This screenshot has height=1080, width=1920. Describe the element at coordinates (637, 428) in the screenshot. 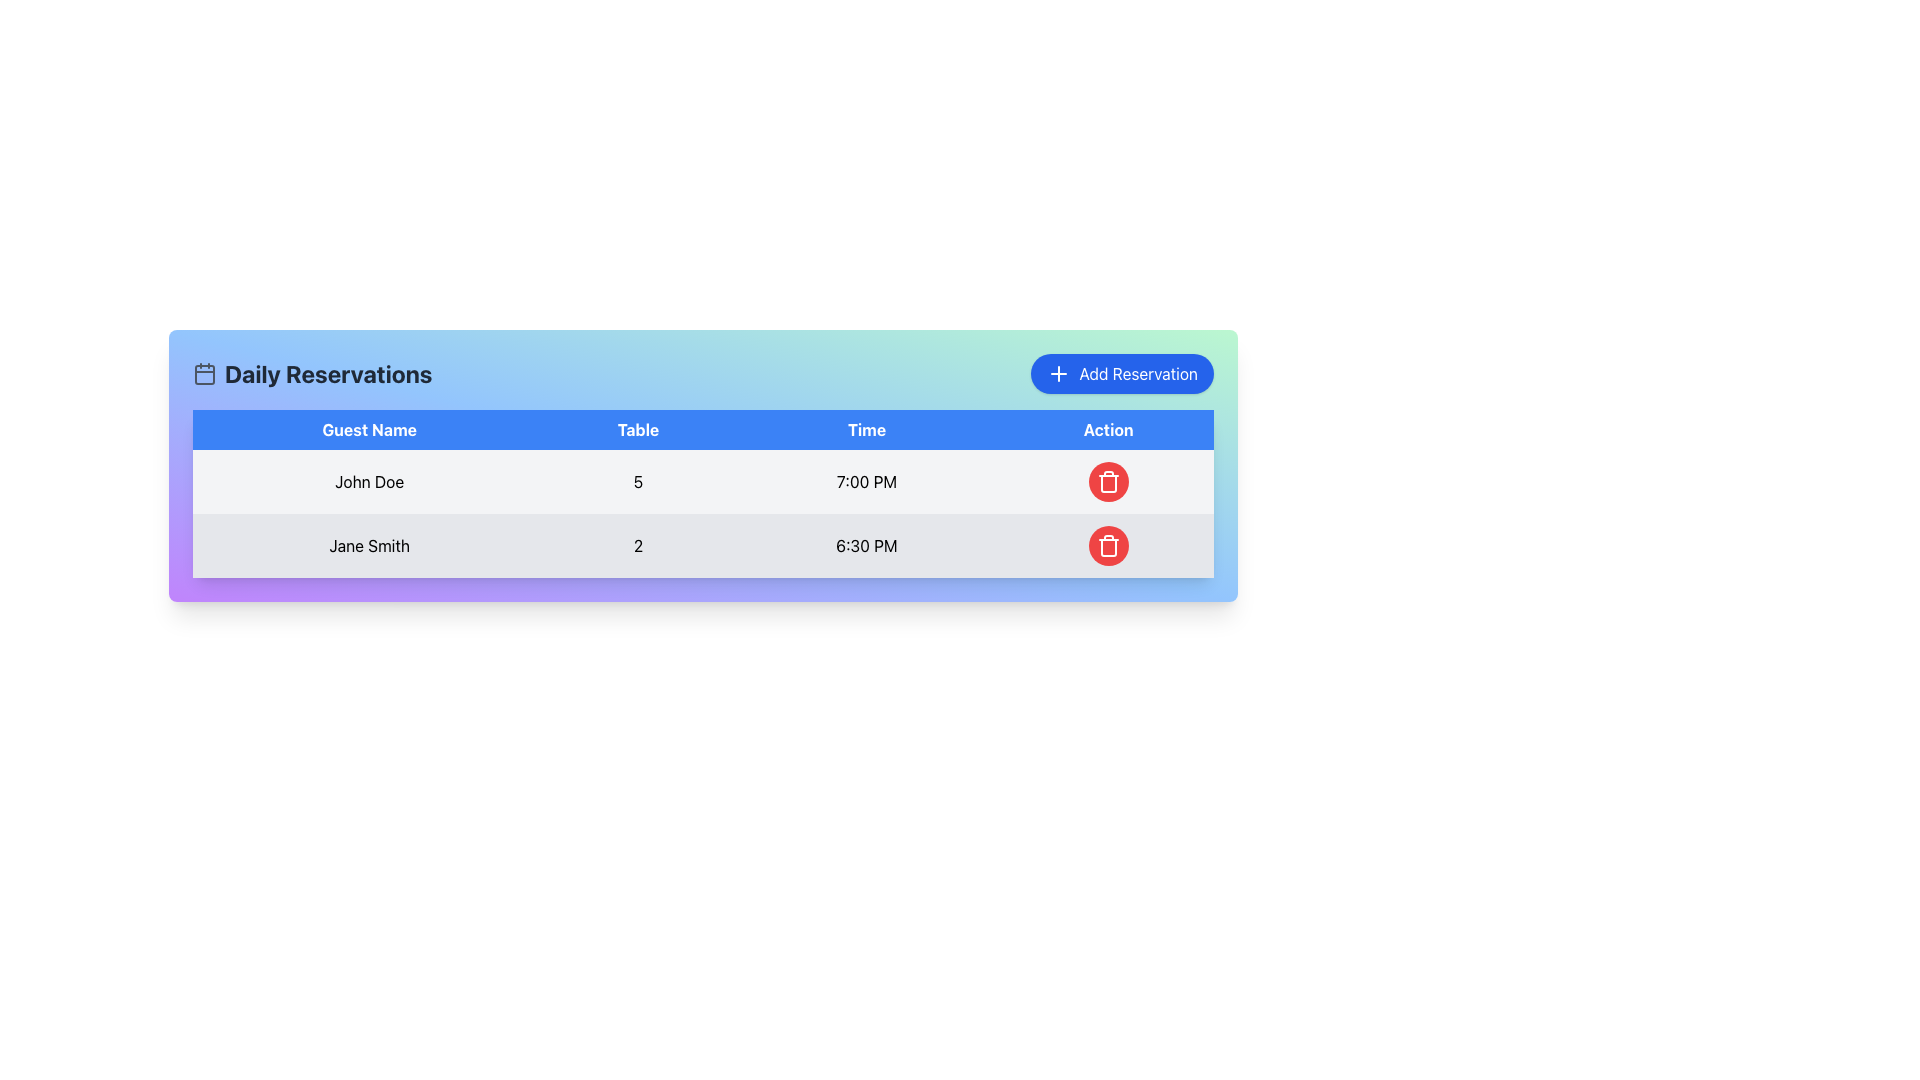

I see `the 'Table' text label, which is the second column header in a row of headers within a table, located between 'Guest Name' and 'Time' headers` at that location.